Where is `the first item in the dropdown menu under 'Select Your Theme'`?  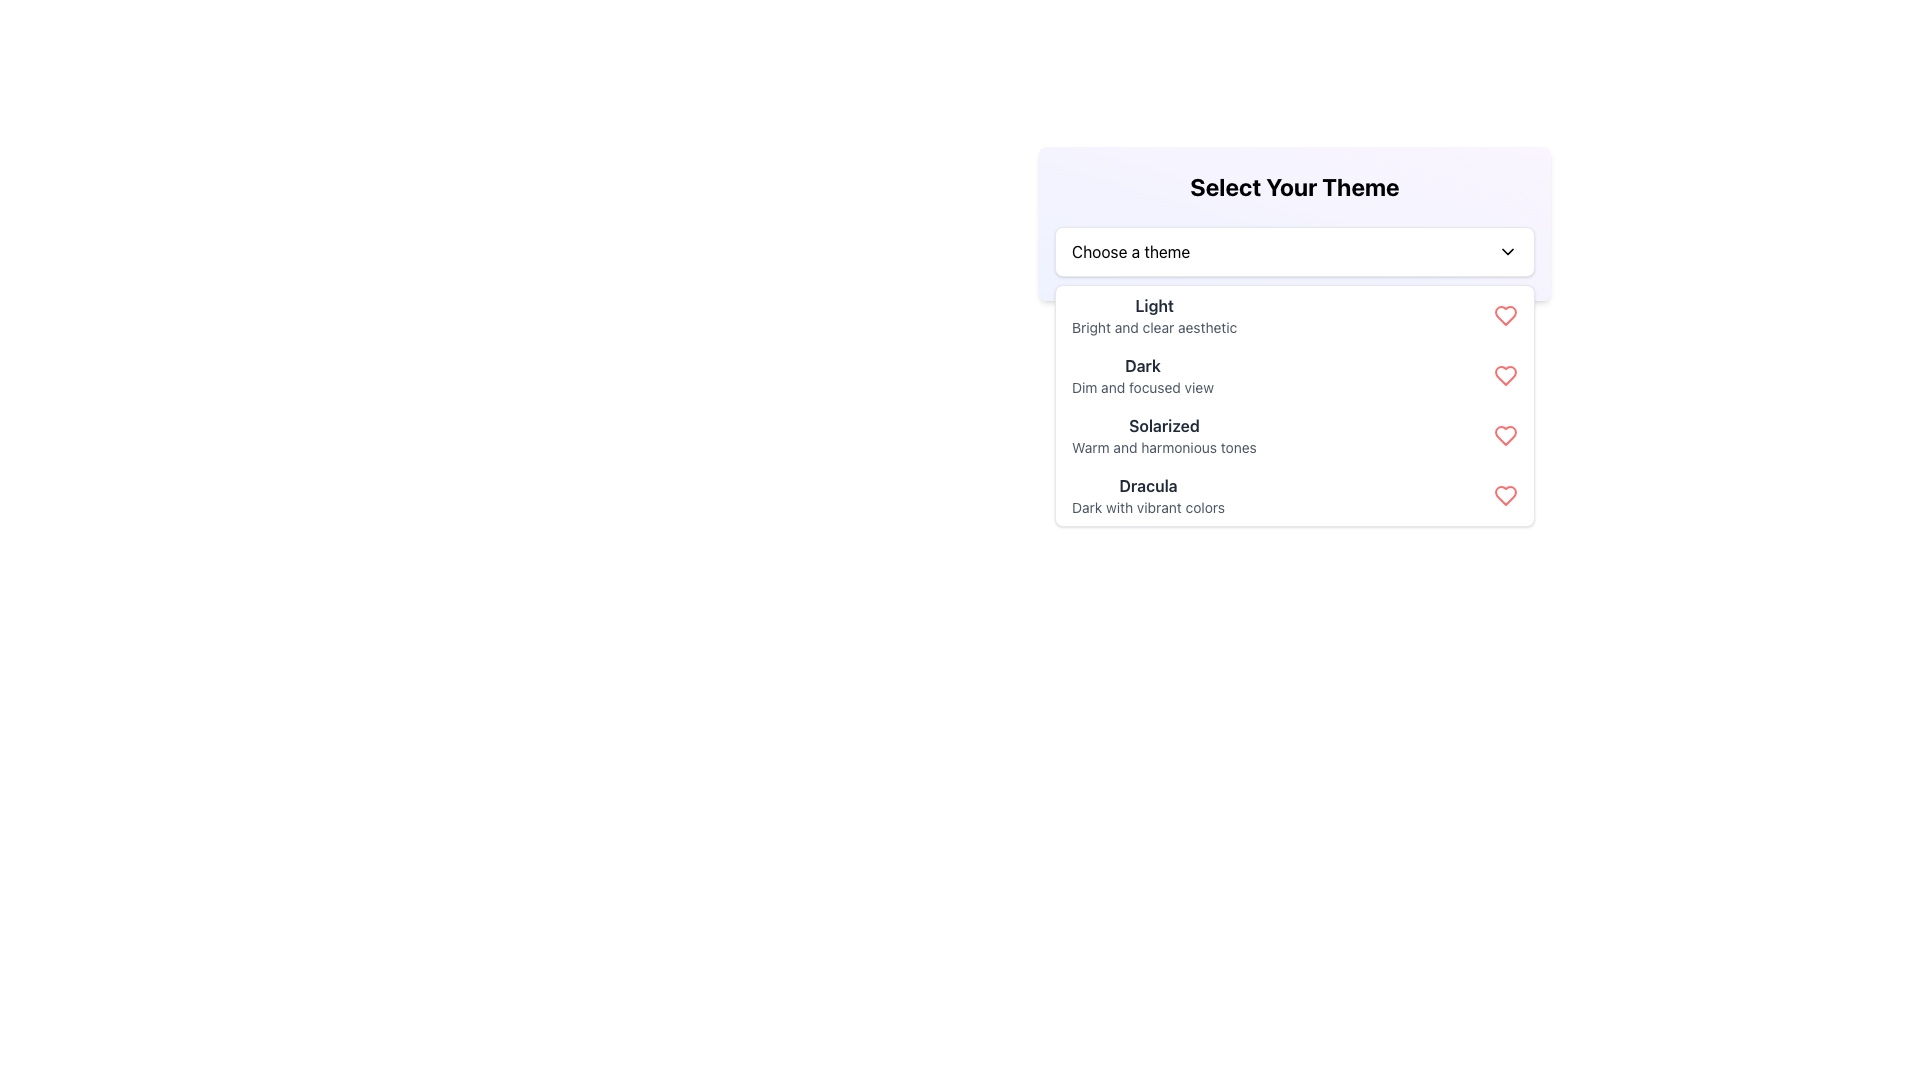
the first item in the dropdown menu under 'Select Your Theme' is located at coordinates (1295, 315).